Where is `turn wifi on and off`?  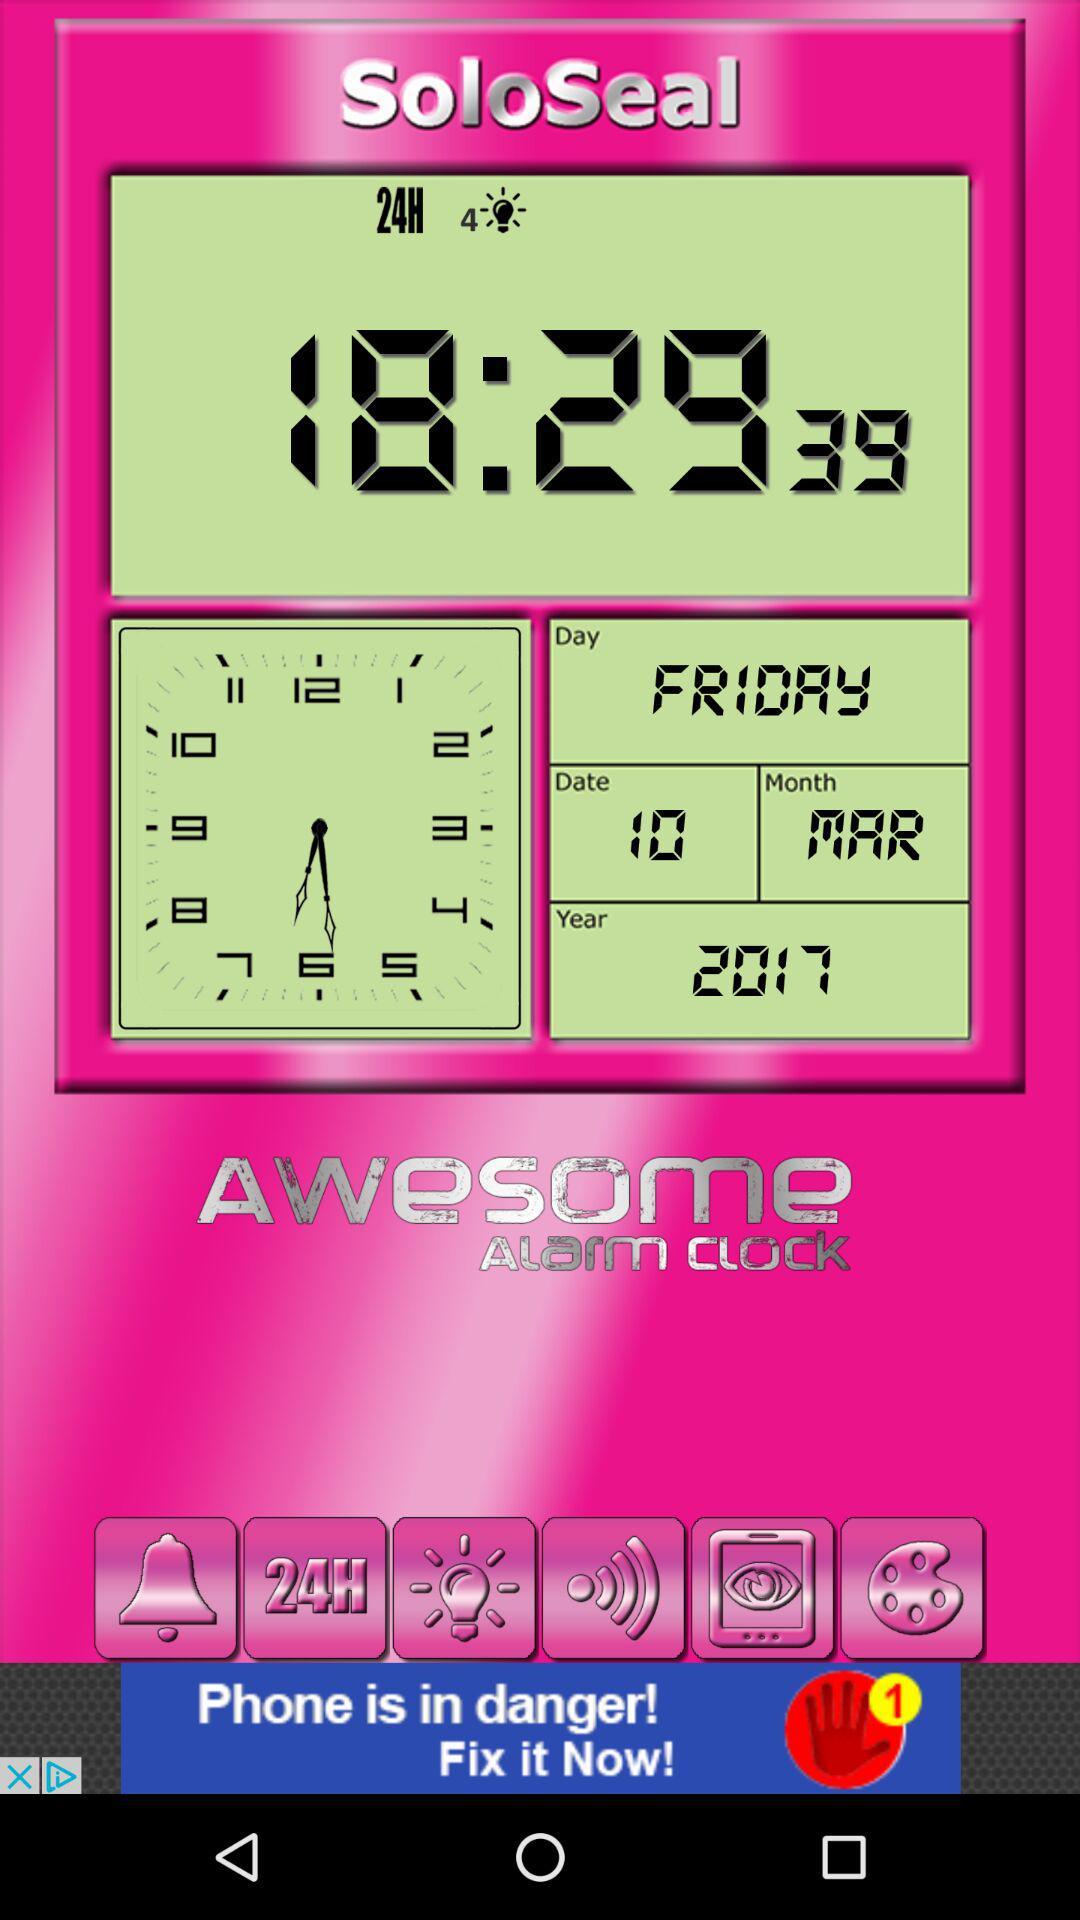
turn wifi on and off is located at coordinates (612, 1587).